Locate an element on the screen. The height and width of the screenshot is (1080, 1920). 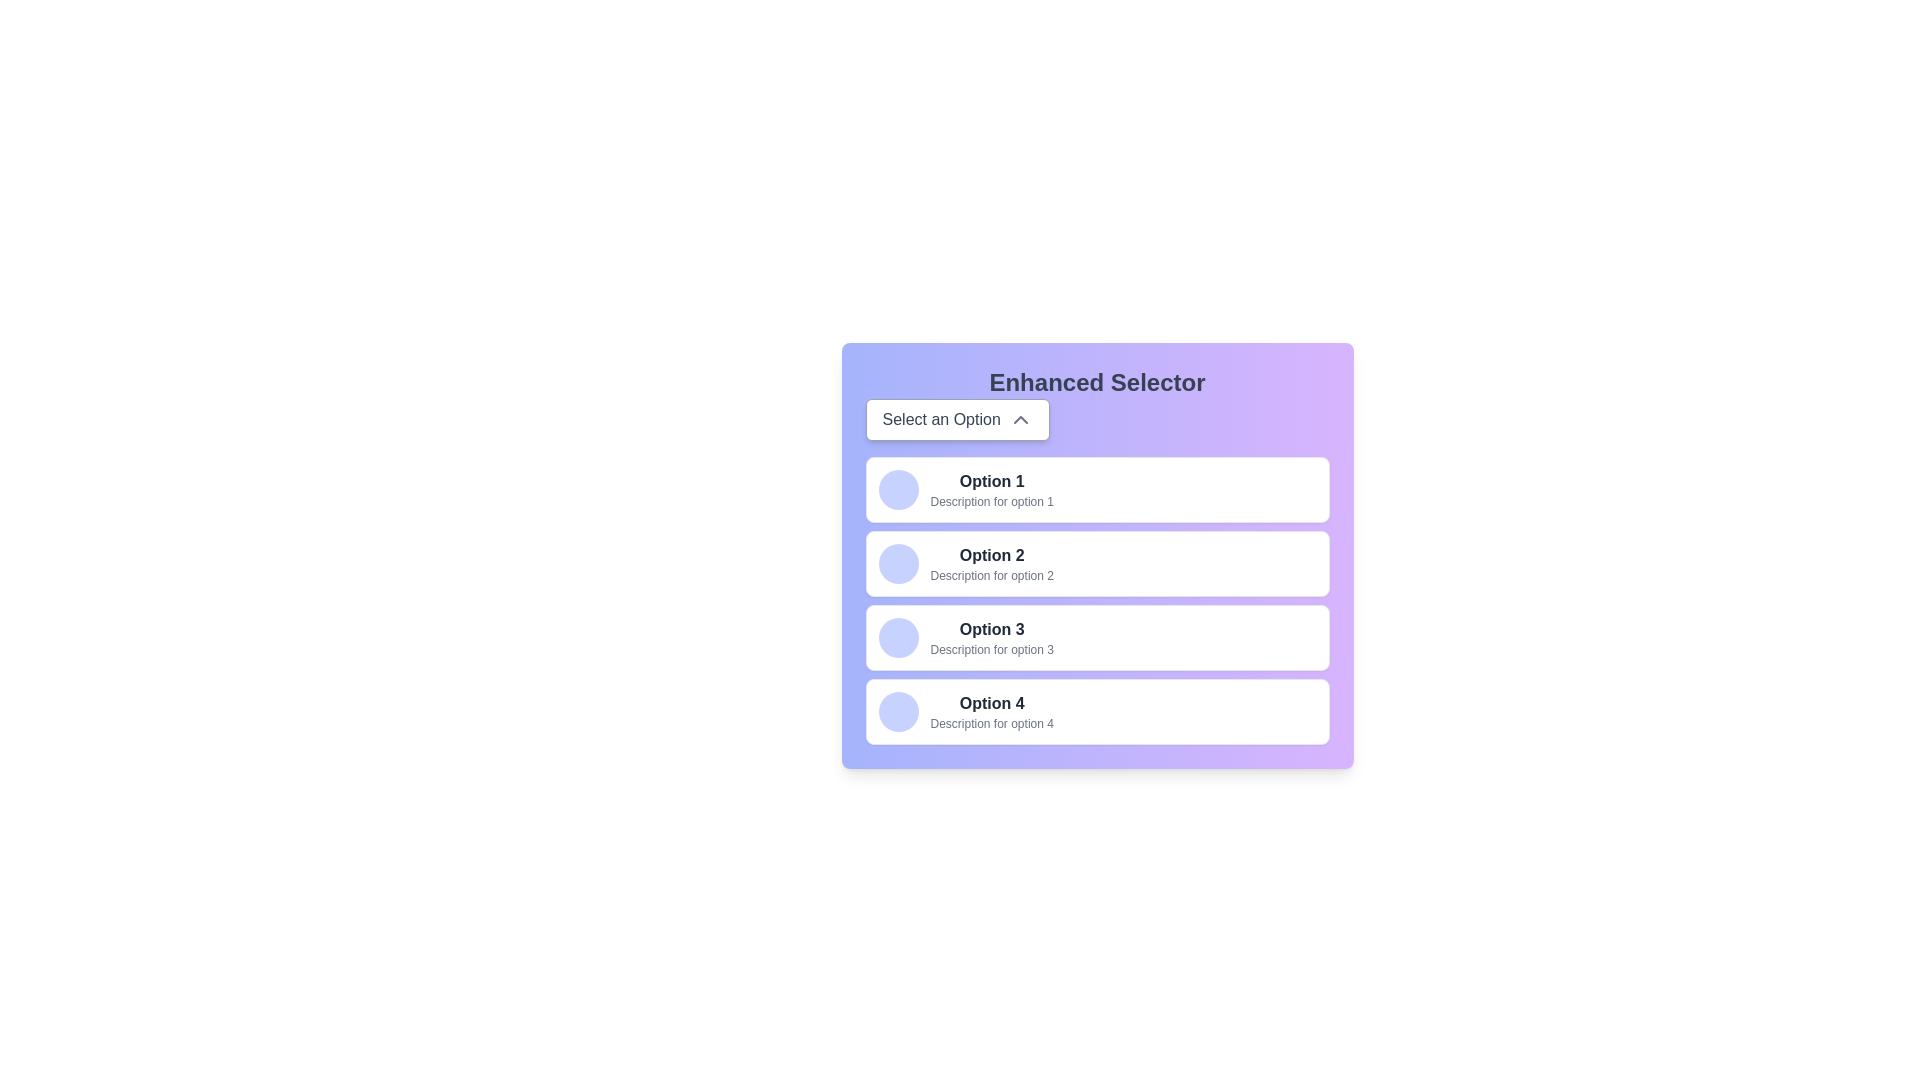
the List Item with Textual Content displaying 'Option 4' is located at coordinates (992, 711).